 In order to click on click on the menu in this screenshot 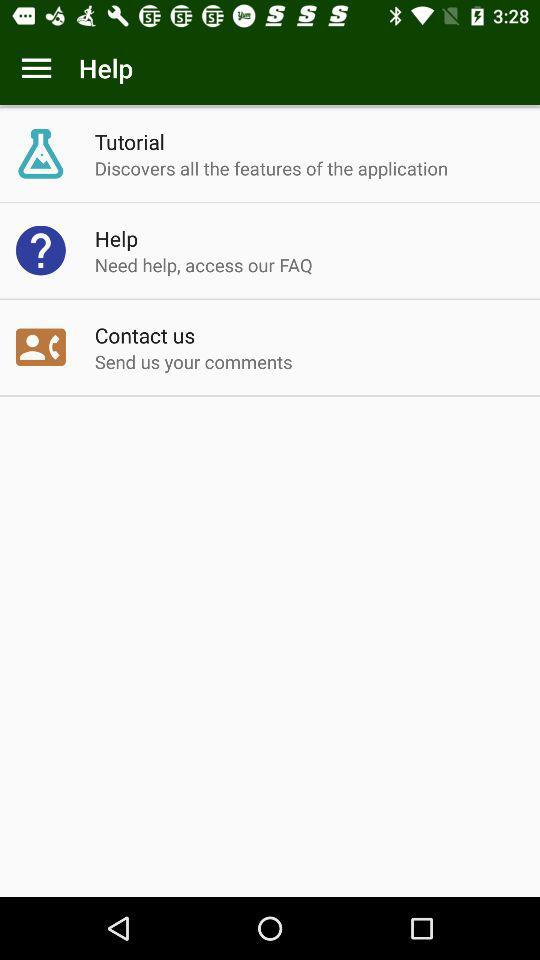, I will do `click(36, 68)`.